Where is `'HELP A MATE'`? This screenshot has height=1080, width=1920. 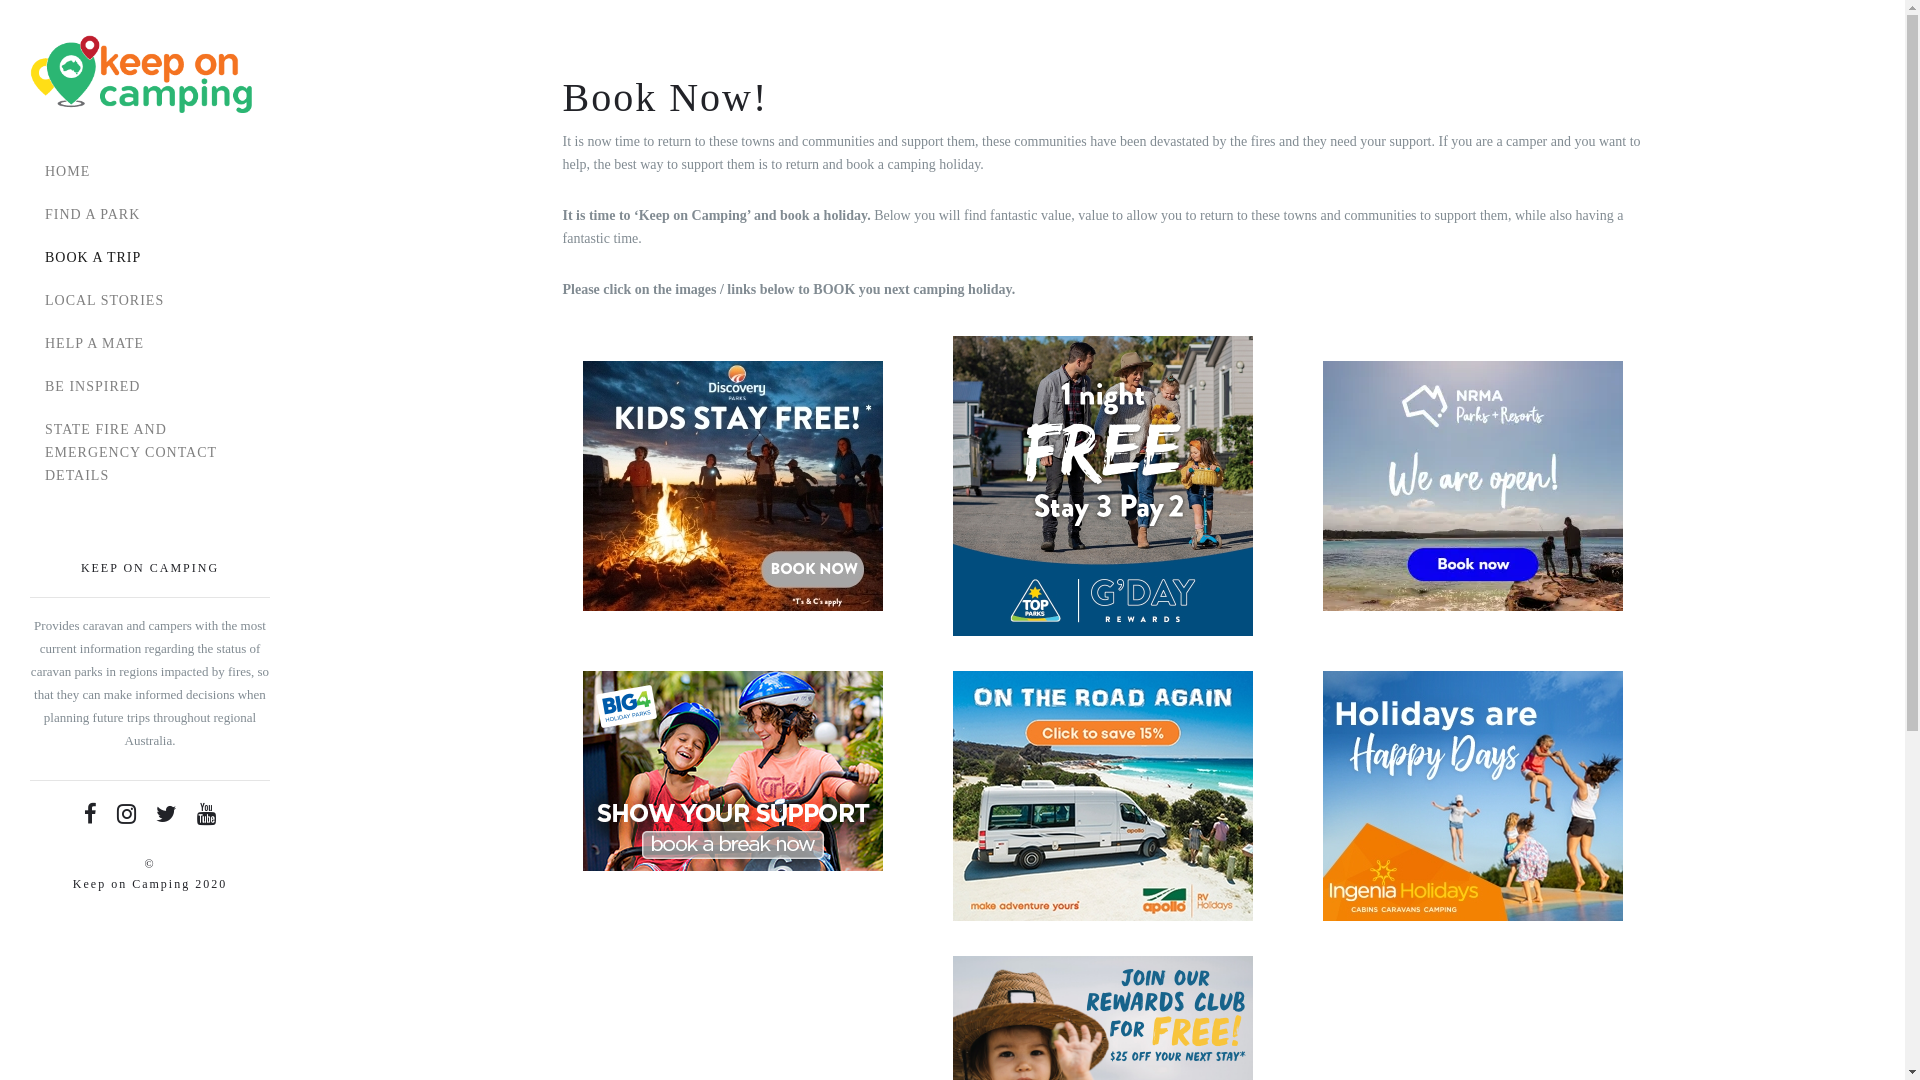
'HELP A MATE' is located at coordinates (148, 342).